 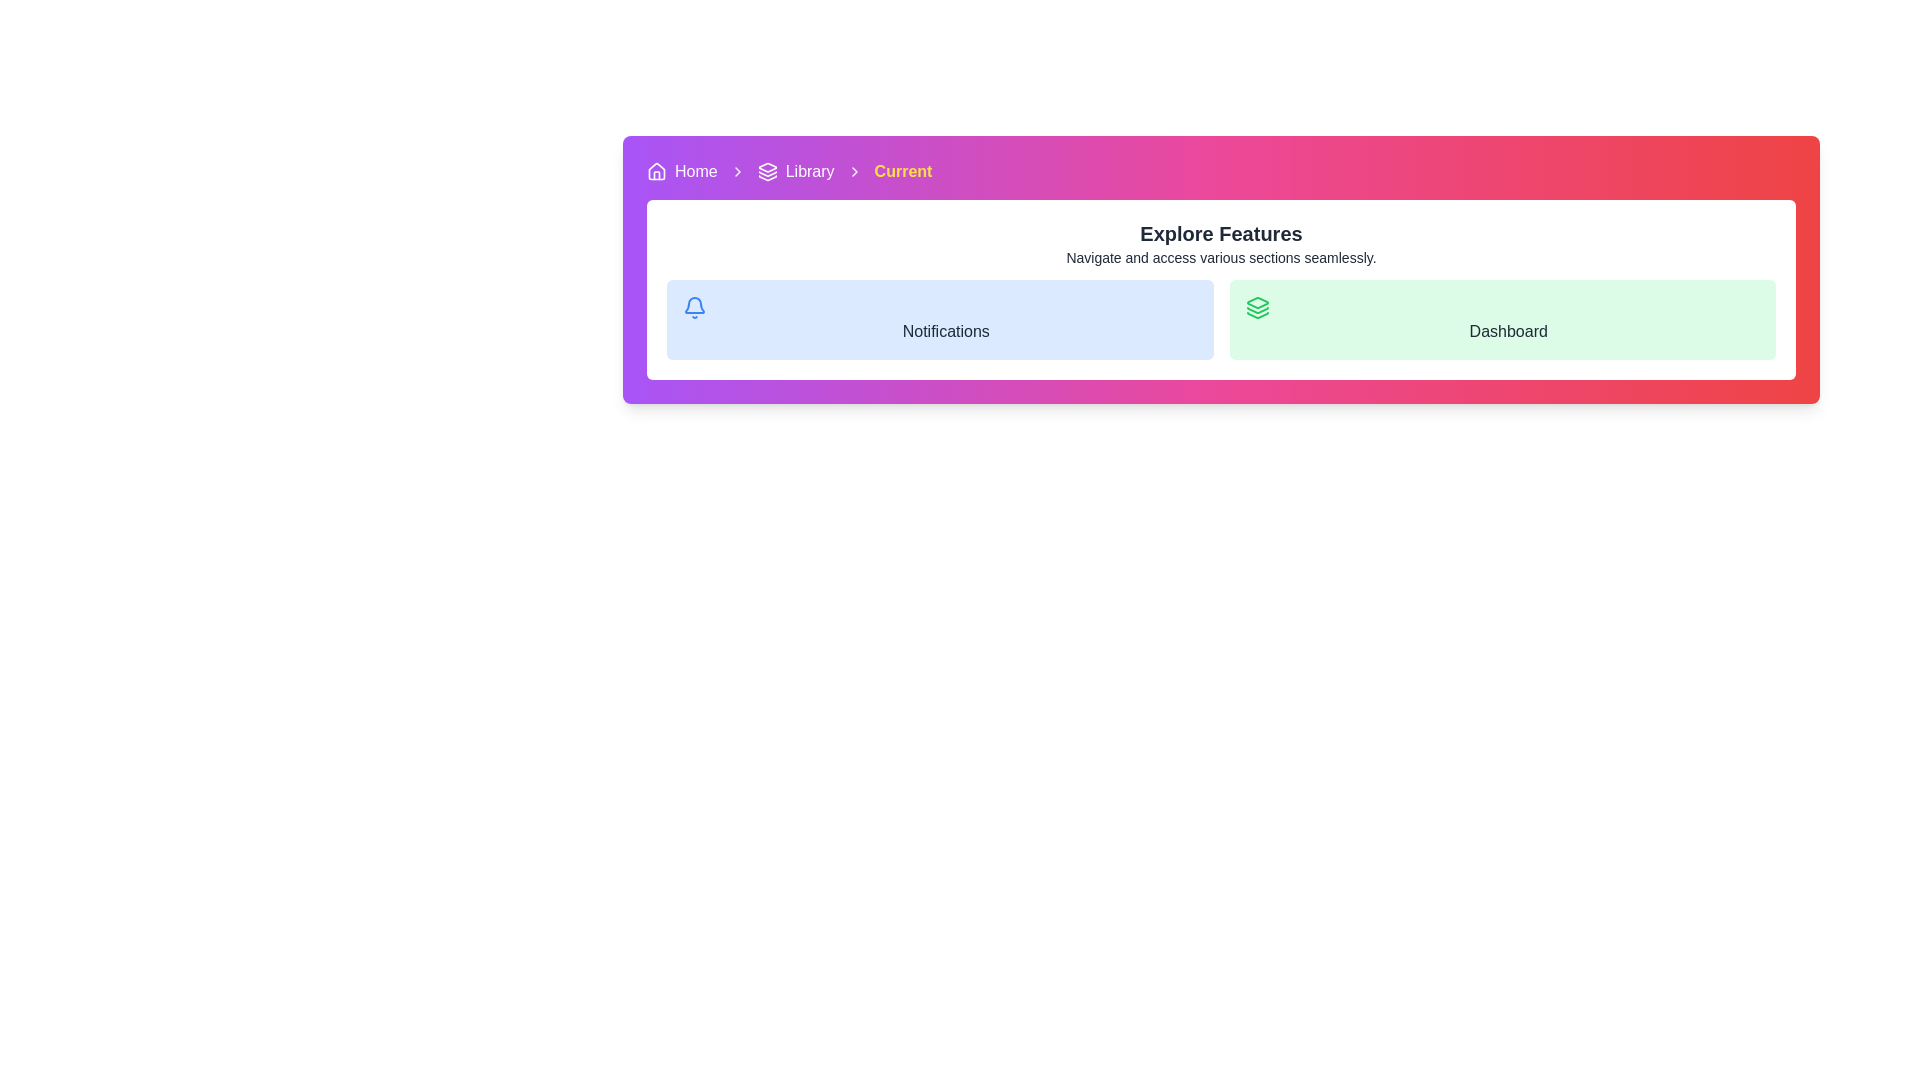 What do you see at coordinates (696, 171) in the screenshot?
I see `the clickable link in the top navigation bar, which is the first textual label following the house icon` at bounding box center [696, 171].